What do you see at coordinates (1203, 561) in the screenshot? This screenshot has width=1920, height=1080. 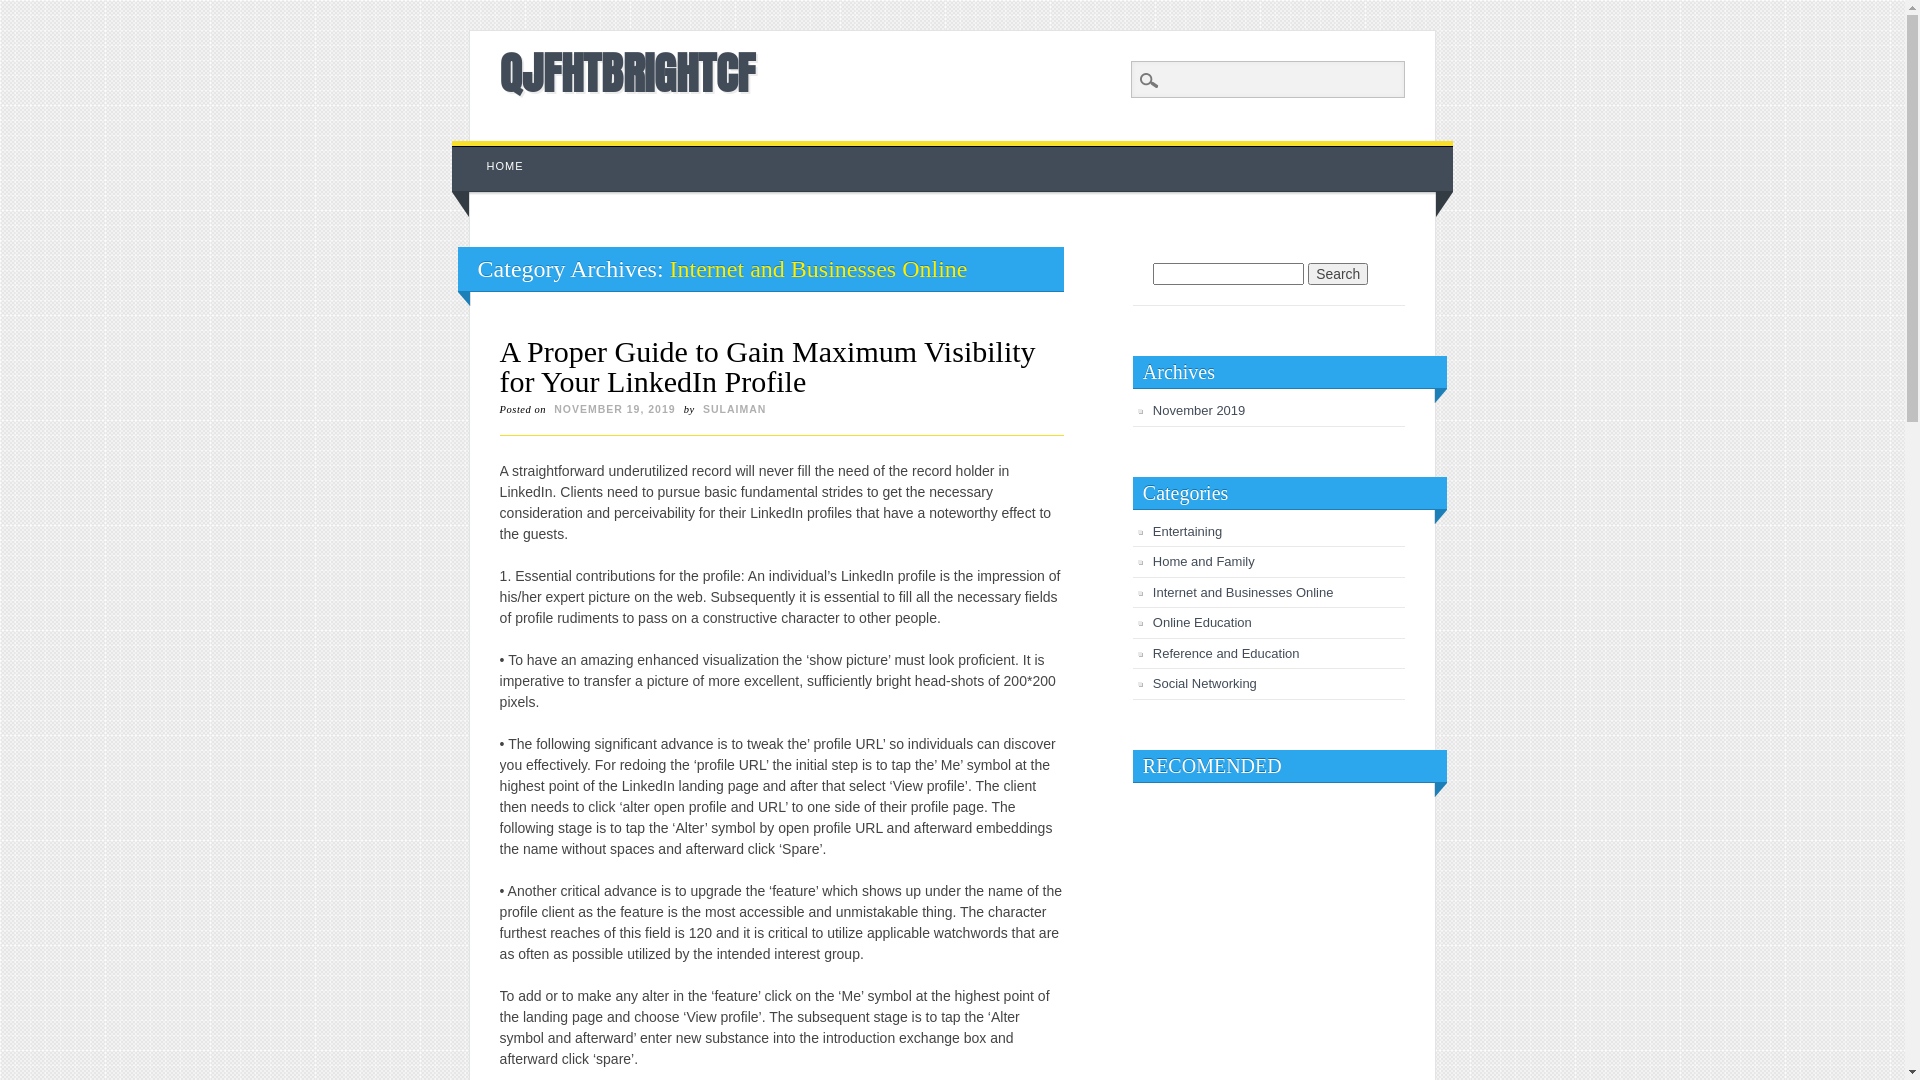 I see `'Home and Family'` at bounding box center [1203, 561].